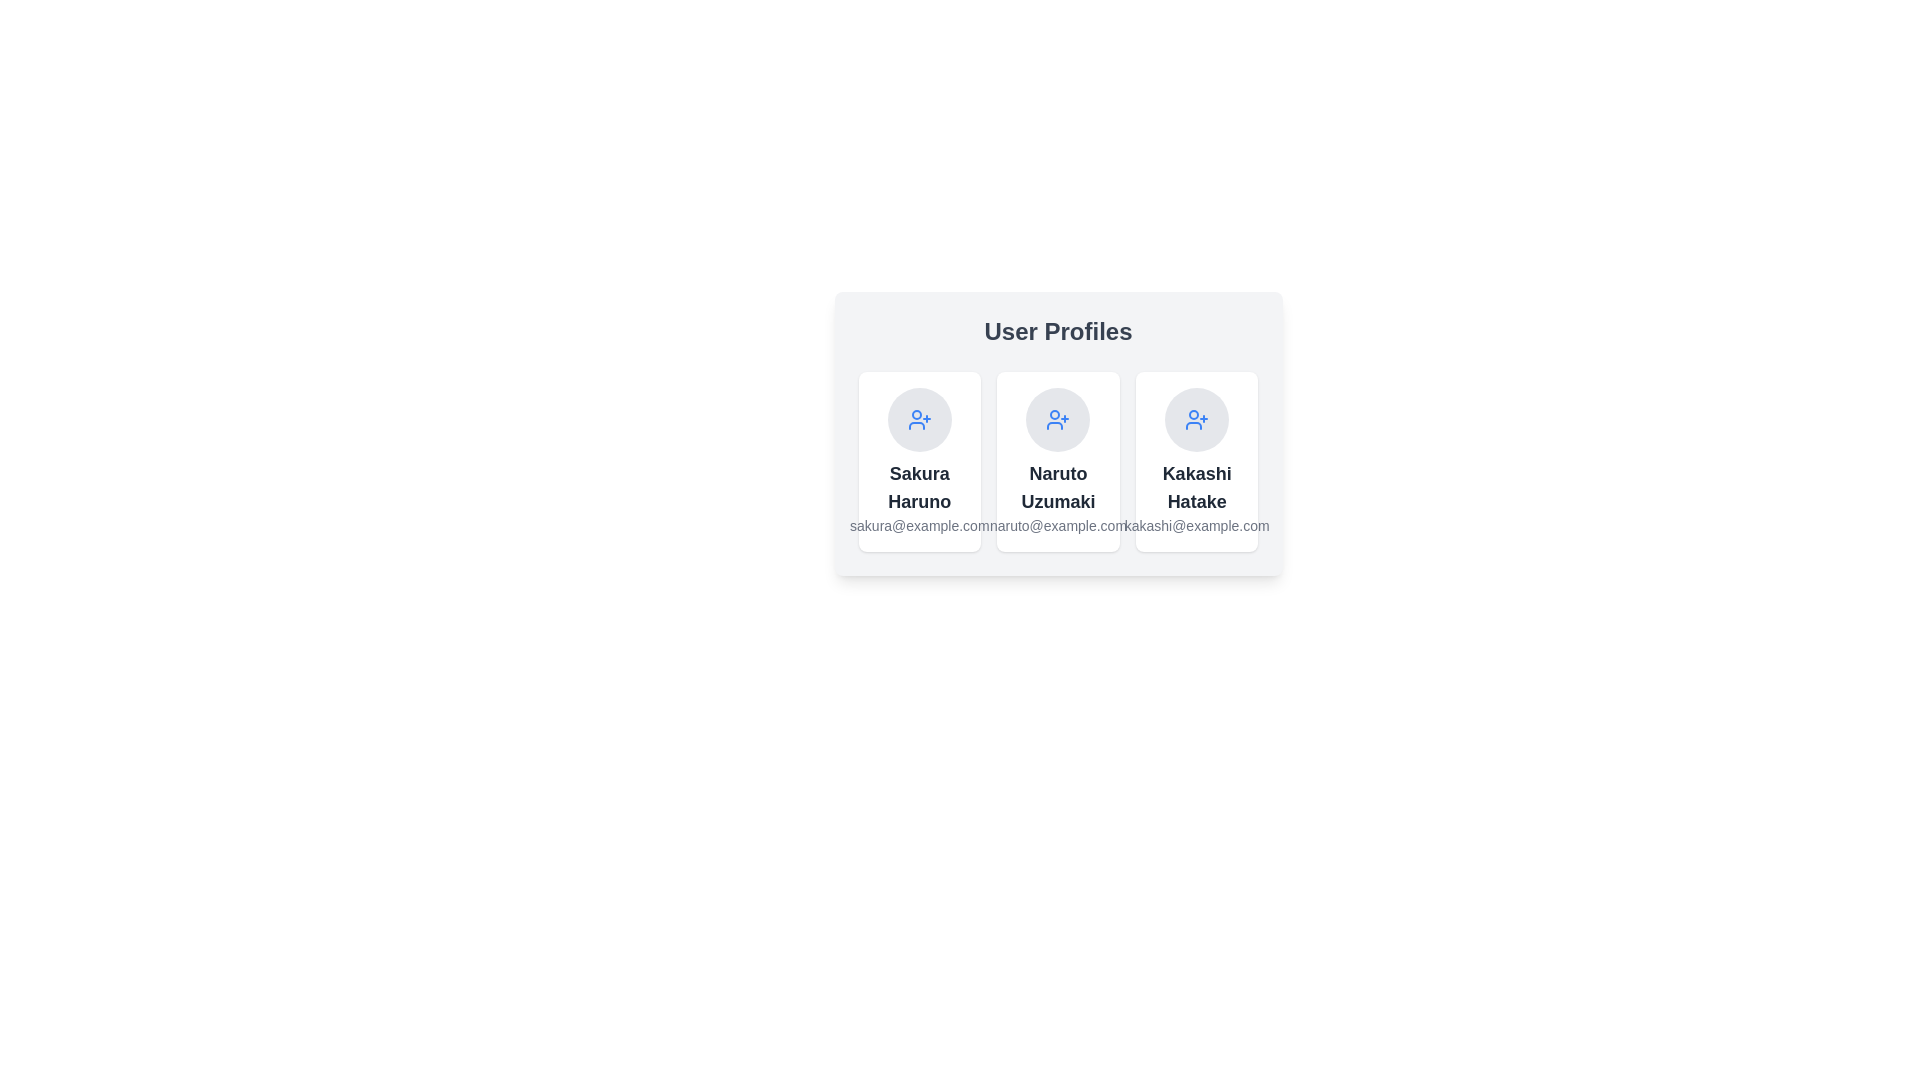  I want to click on the central icon in the 'User Profiles' section to initiate the action of adding or connecting with a user profile, so click(1057, 419).